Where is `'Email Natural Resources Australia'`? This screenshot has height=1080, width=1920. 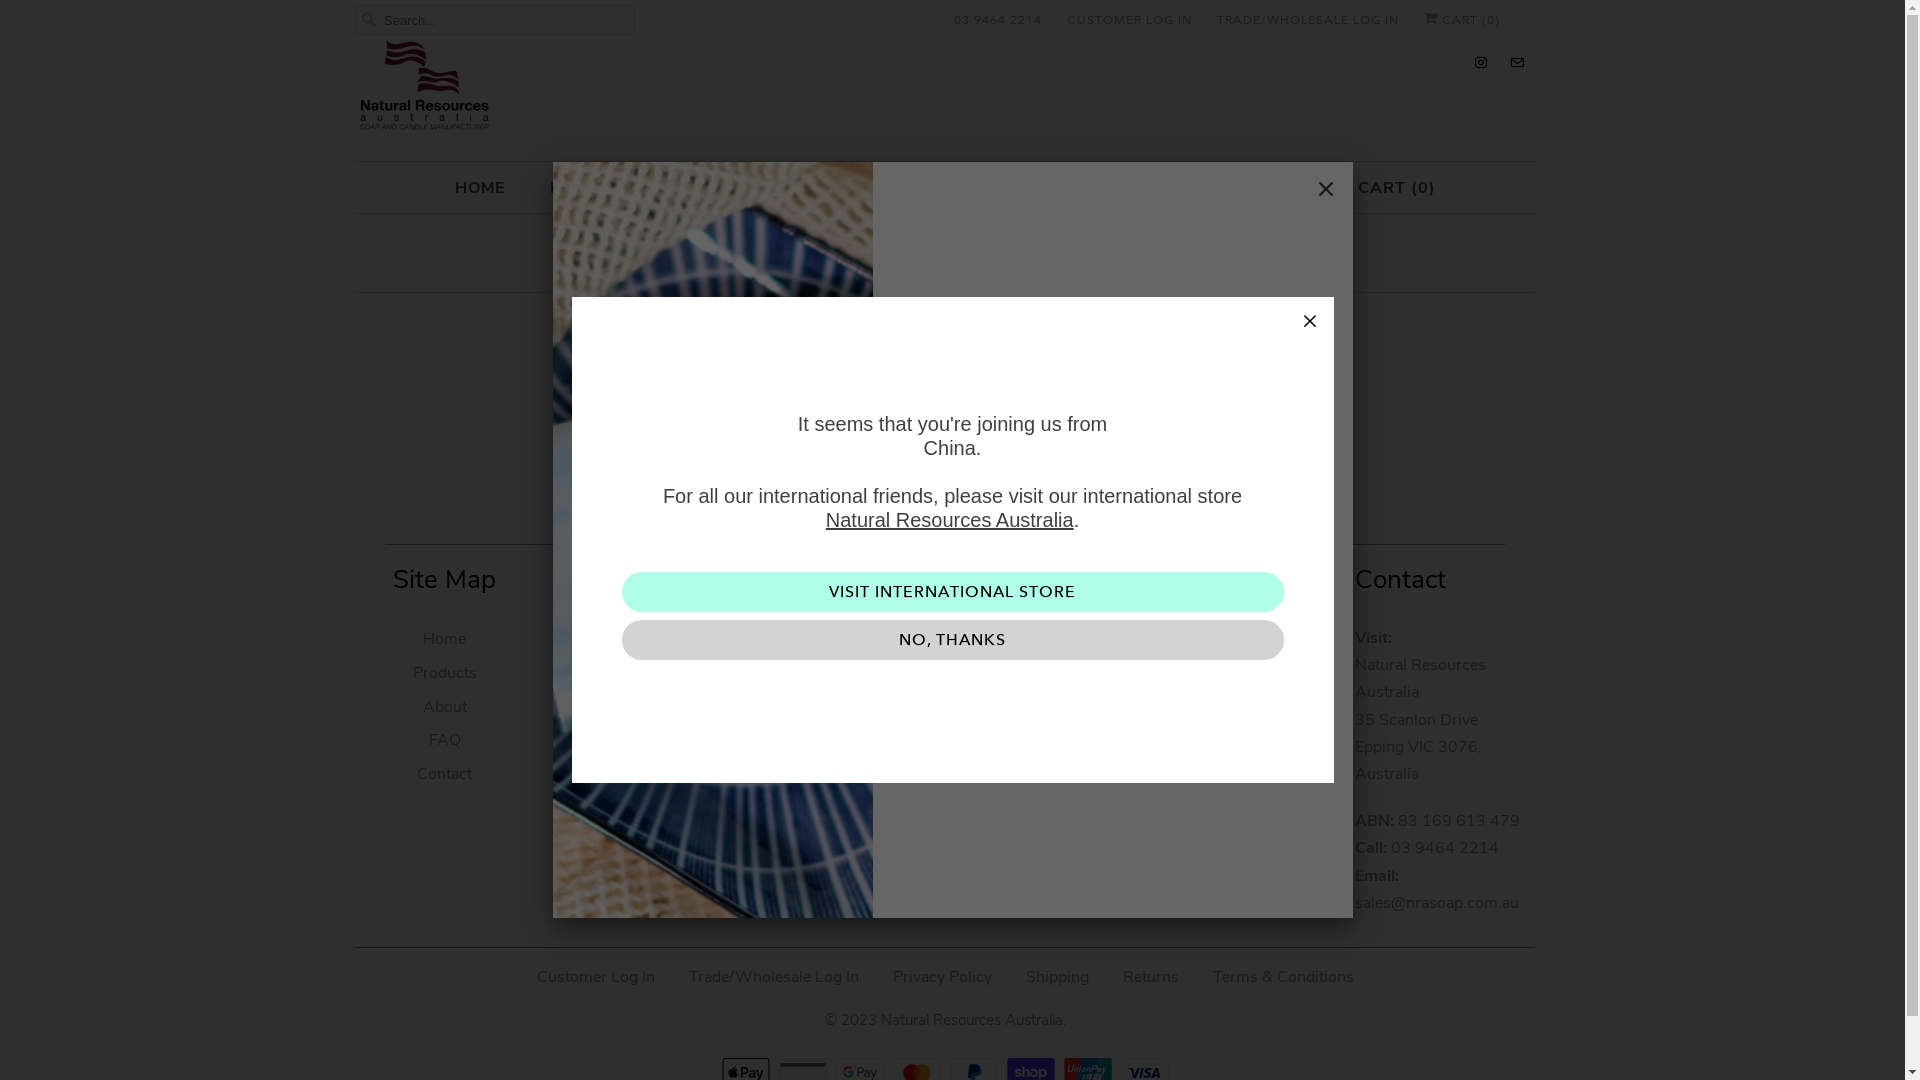 'Email Natural Resources Australia' is located at coordinates (1050, 813).